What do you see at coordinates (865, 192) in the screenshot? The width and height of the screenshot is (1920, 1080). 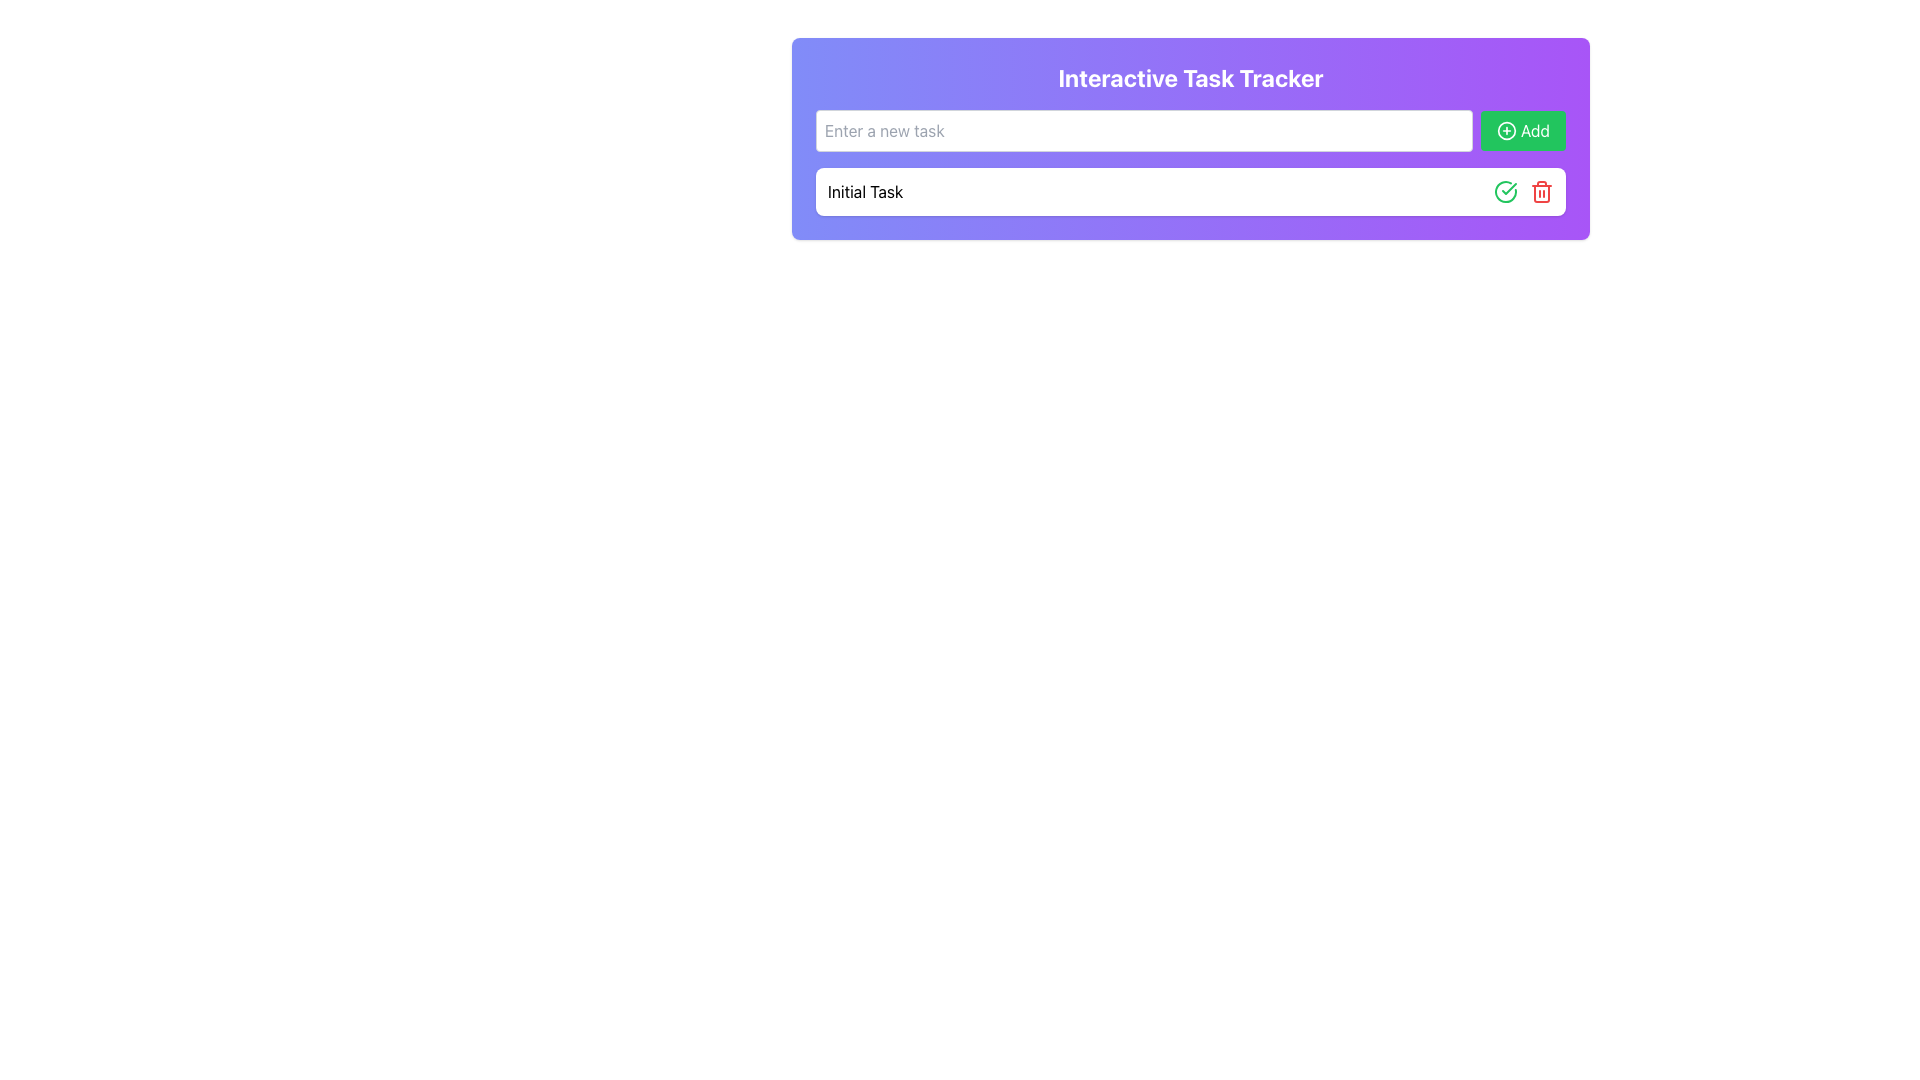 I see `the Text Label displaying the name or title of a task in the upper-central area of the Interactive Task Tracker interface` at bounding box center [865, 192].